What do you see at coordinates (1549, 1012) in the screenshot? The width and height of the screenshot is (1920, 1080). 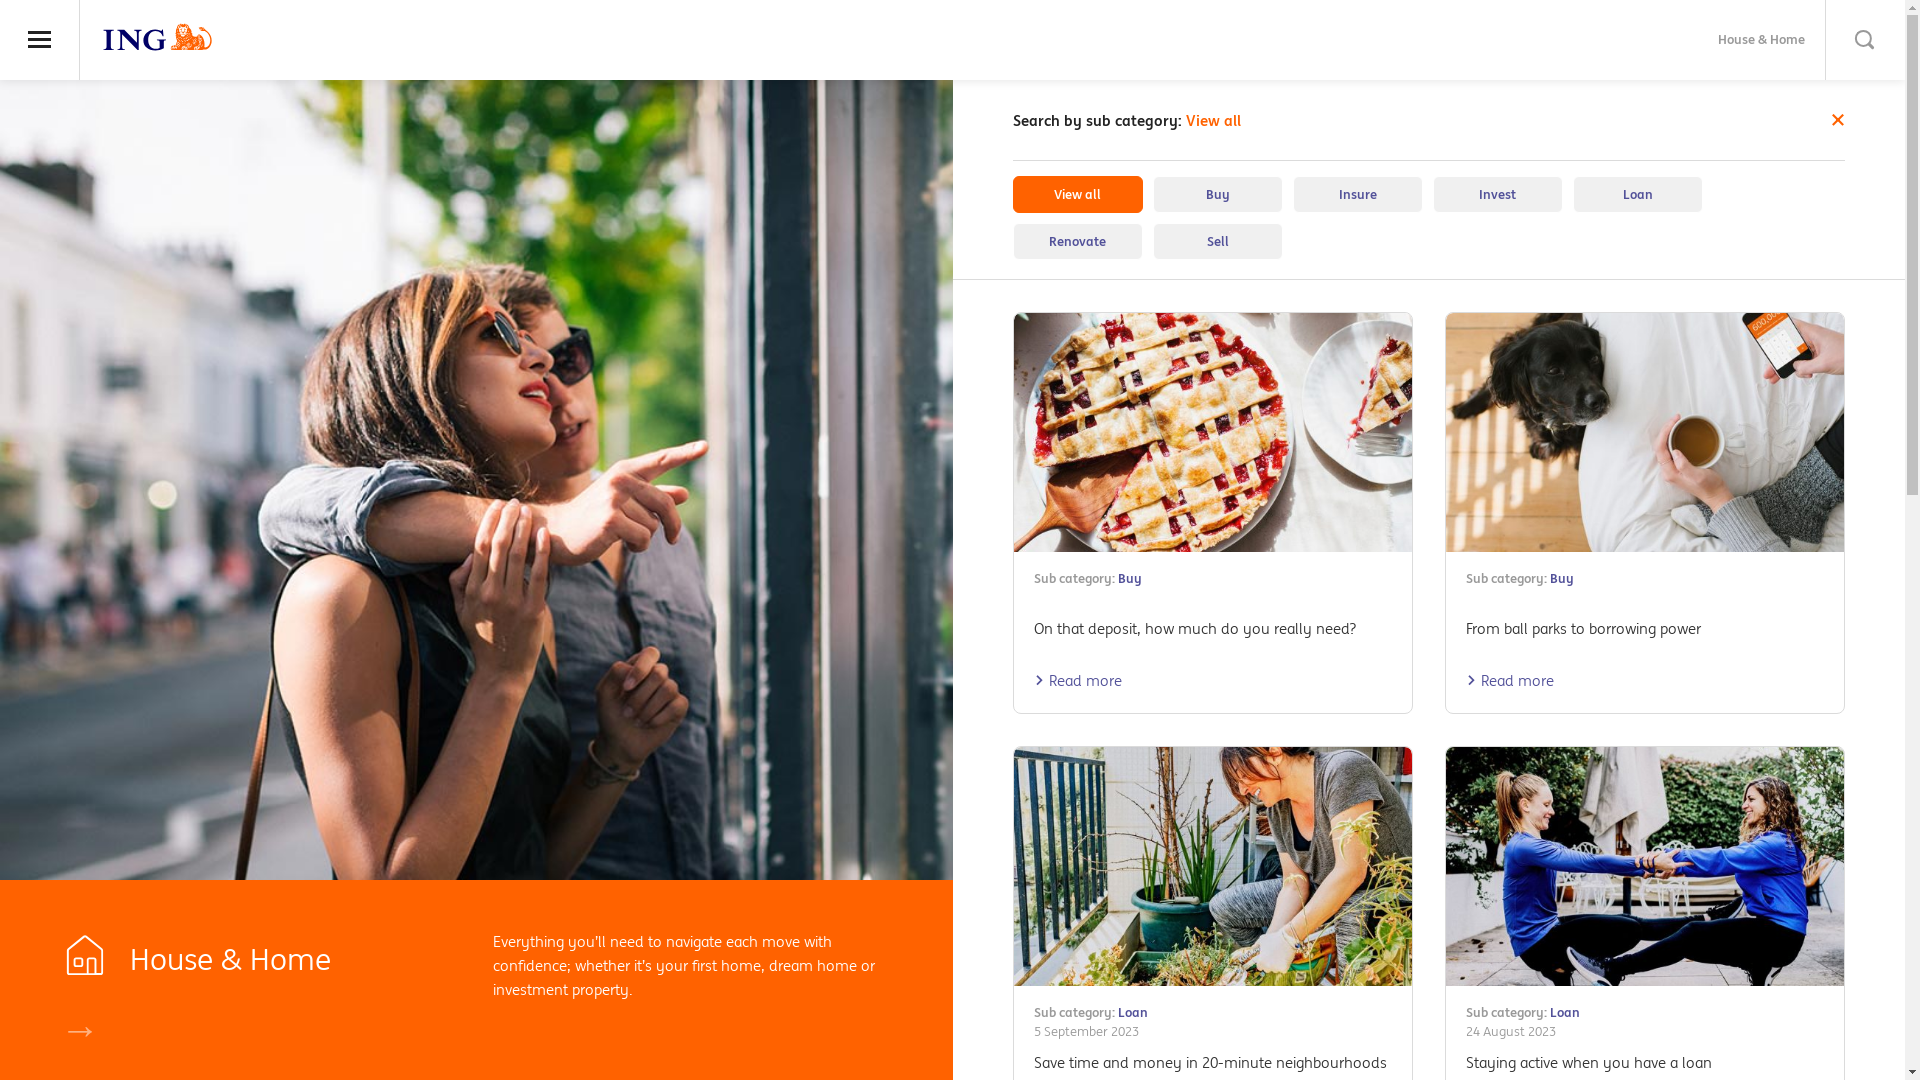 I see `'Loan'` at bounding box center [1549, 1012].